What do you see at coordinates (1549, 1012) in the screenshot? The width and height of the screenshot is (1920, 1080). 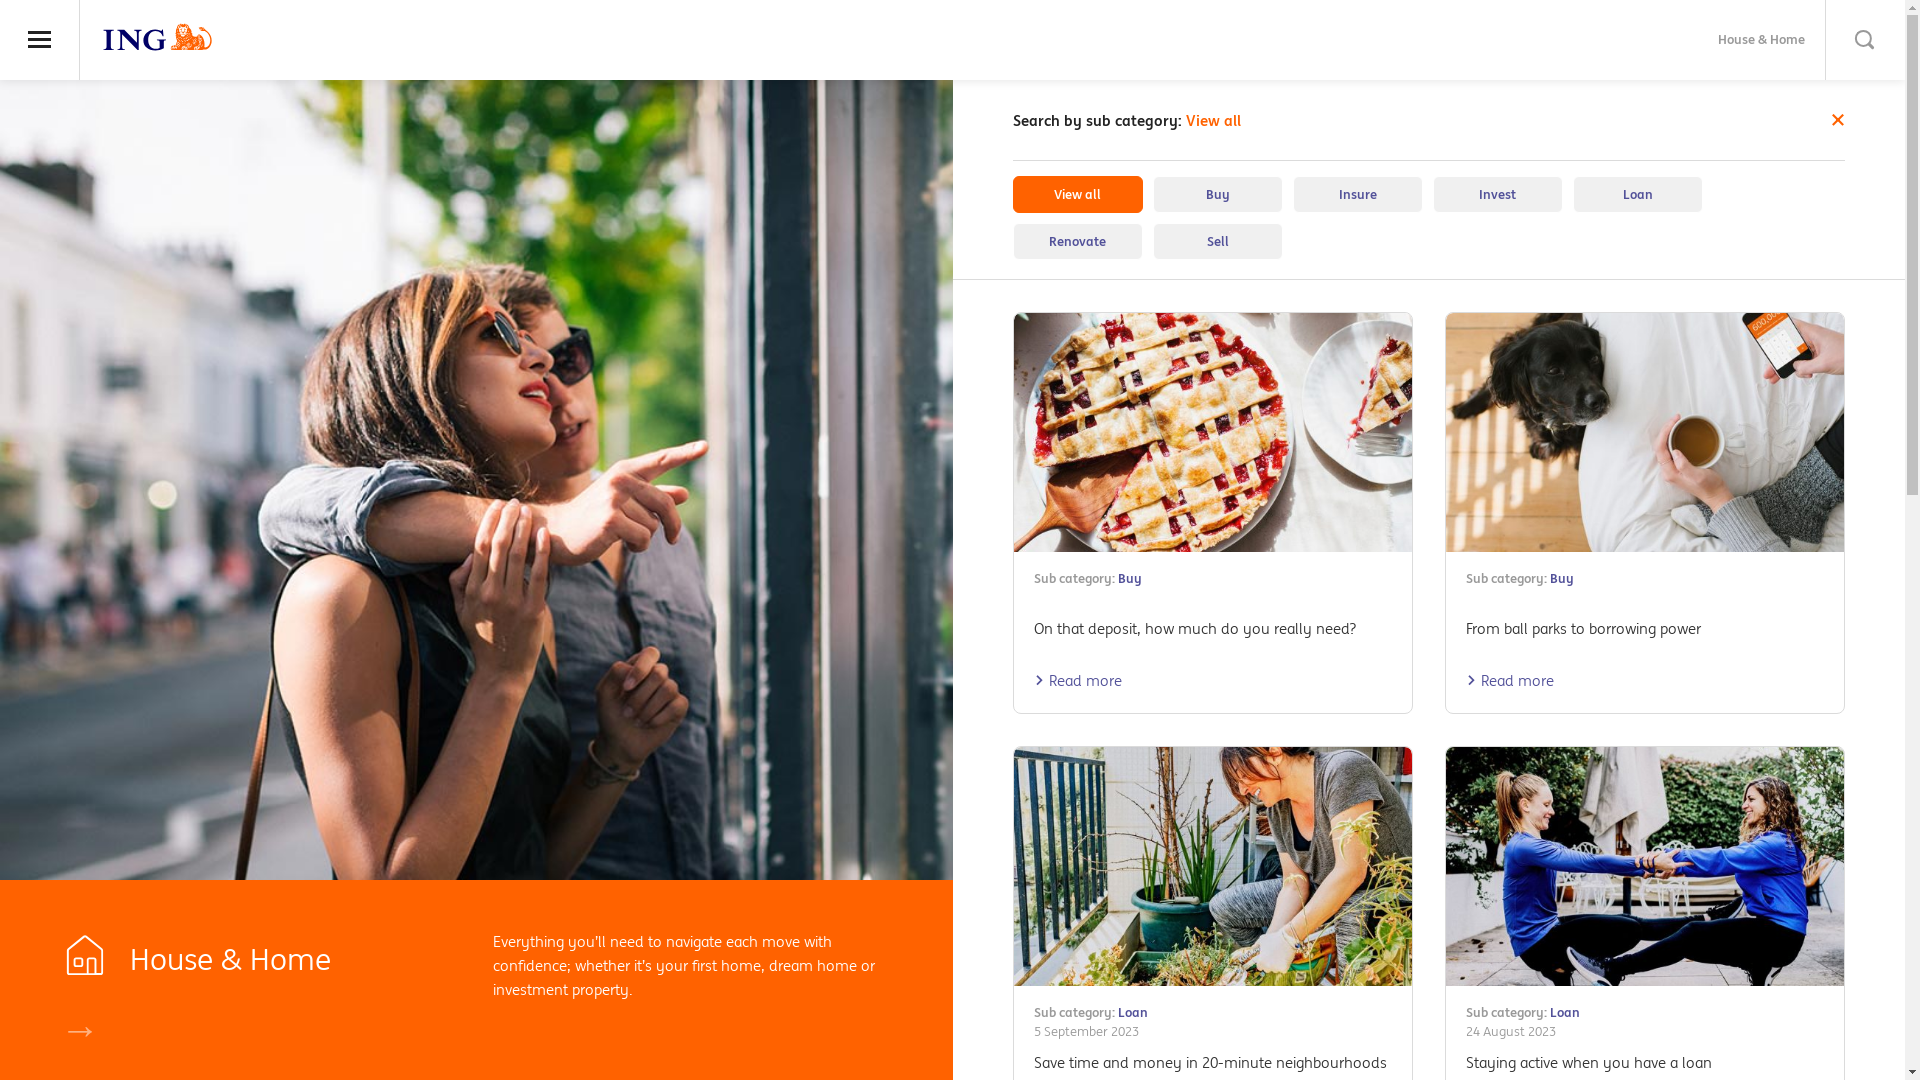 I see `'Loan'` at bounding box center [1549, 1012].